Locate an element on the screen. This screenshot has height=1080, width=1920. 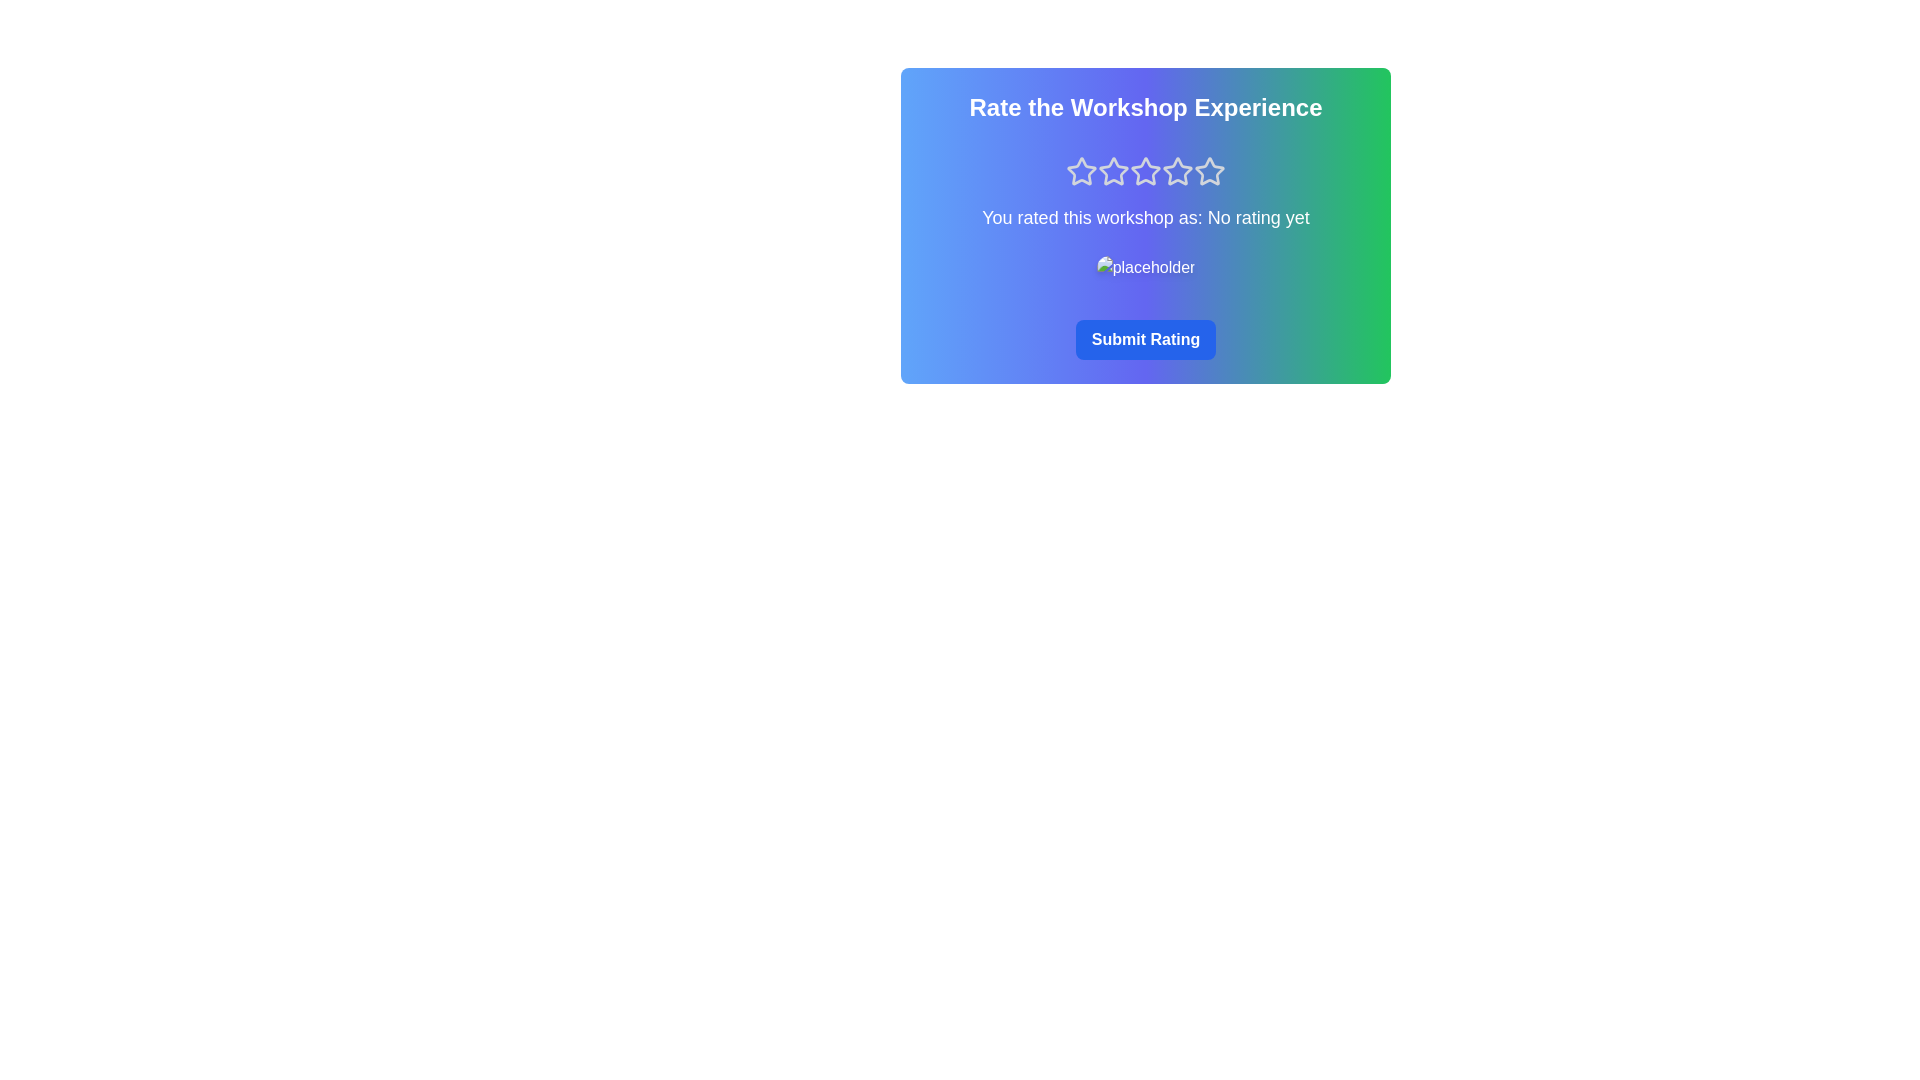
the star corresponding to 3 stars to preview the rating is located at coordinates (1146, 171).